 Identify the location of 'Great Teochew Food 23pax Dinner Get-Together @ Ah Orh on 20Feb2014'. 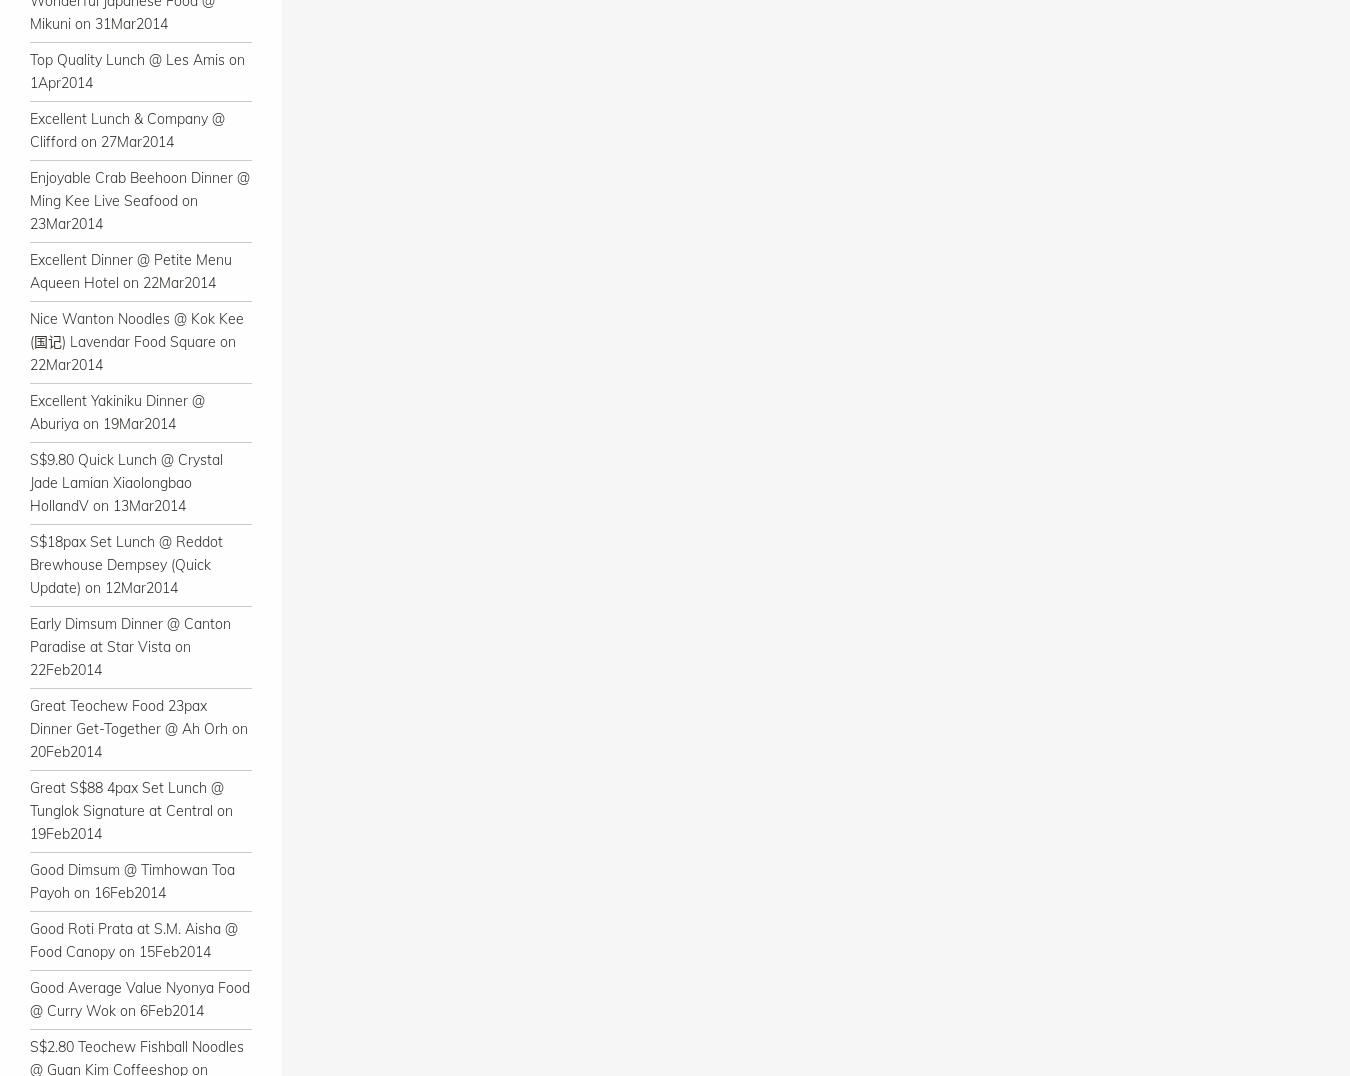
(28, 727).